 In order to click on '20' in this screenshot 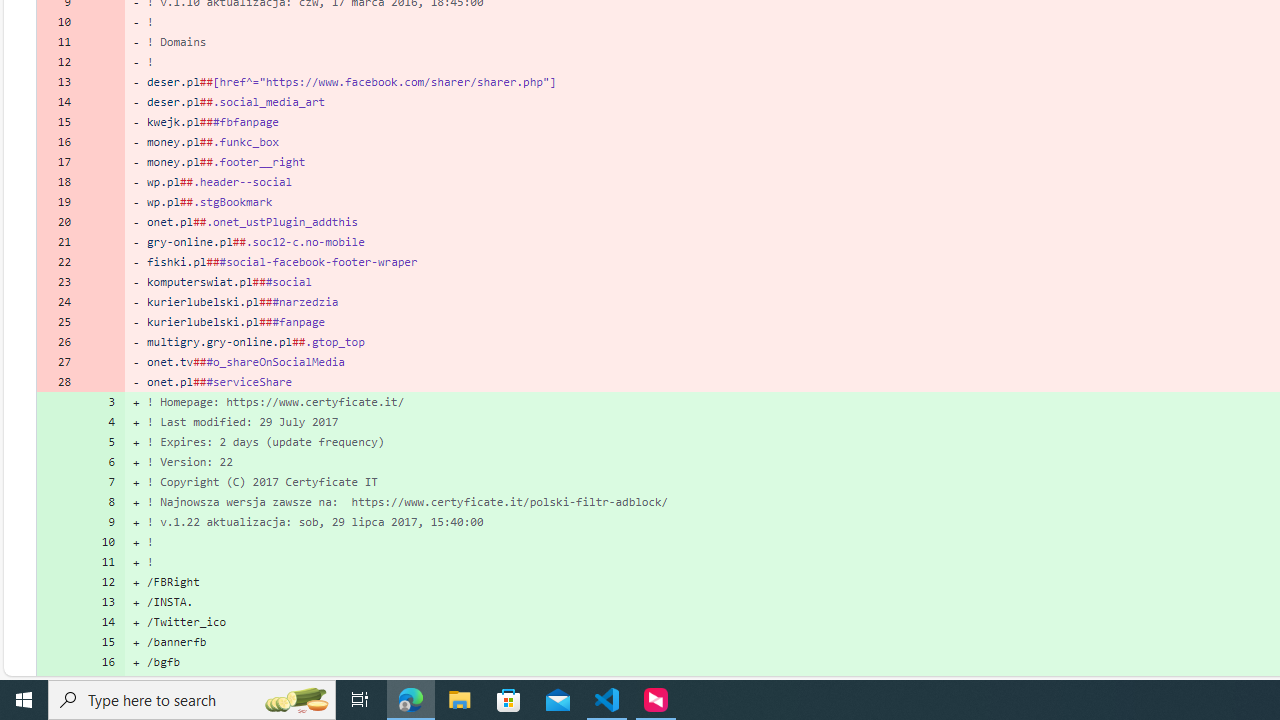, I will do `click(58, 221)`.